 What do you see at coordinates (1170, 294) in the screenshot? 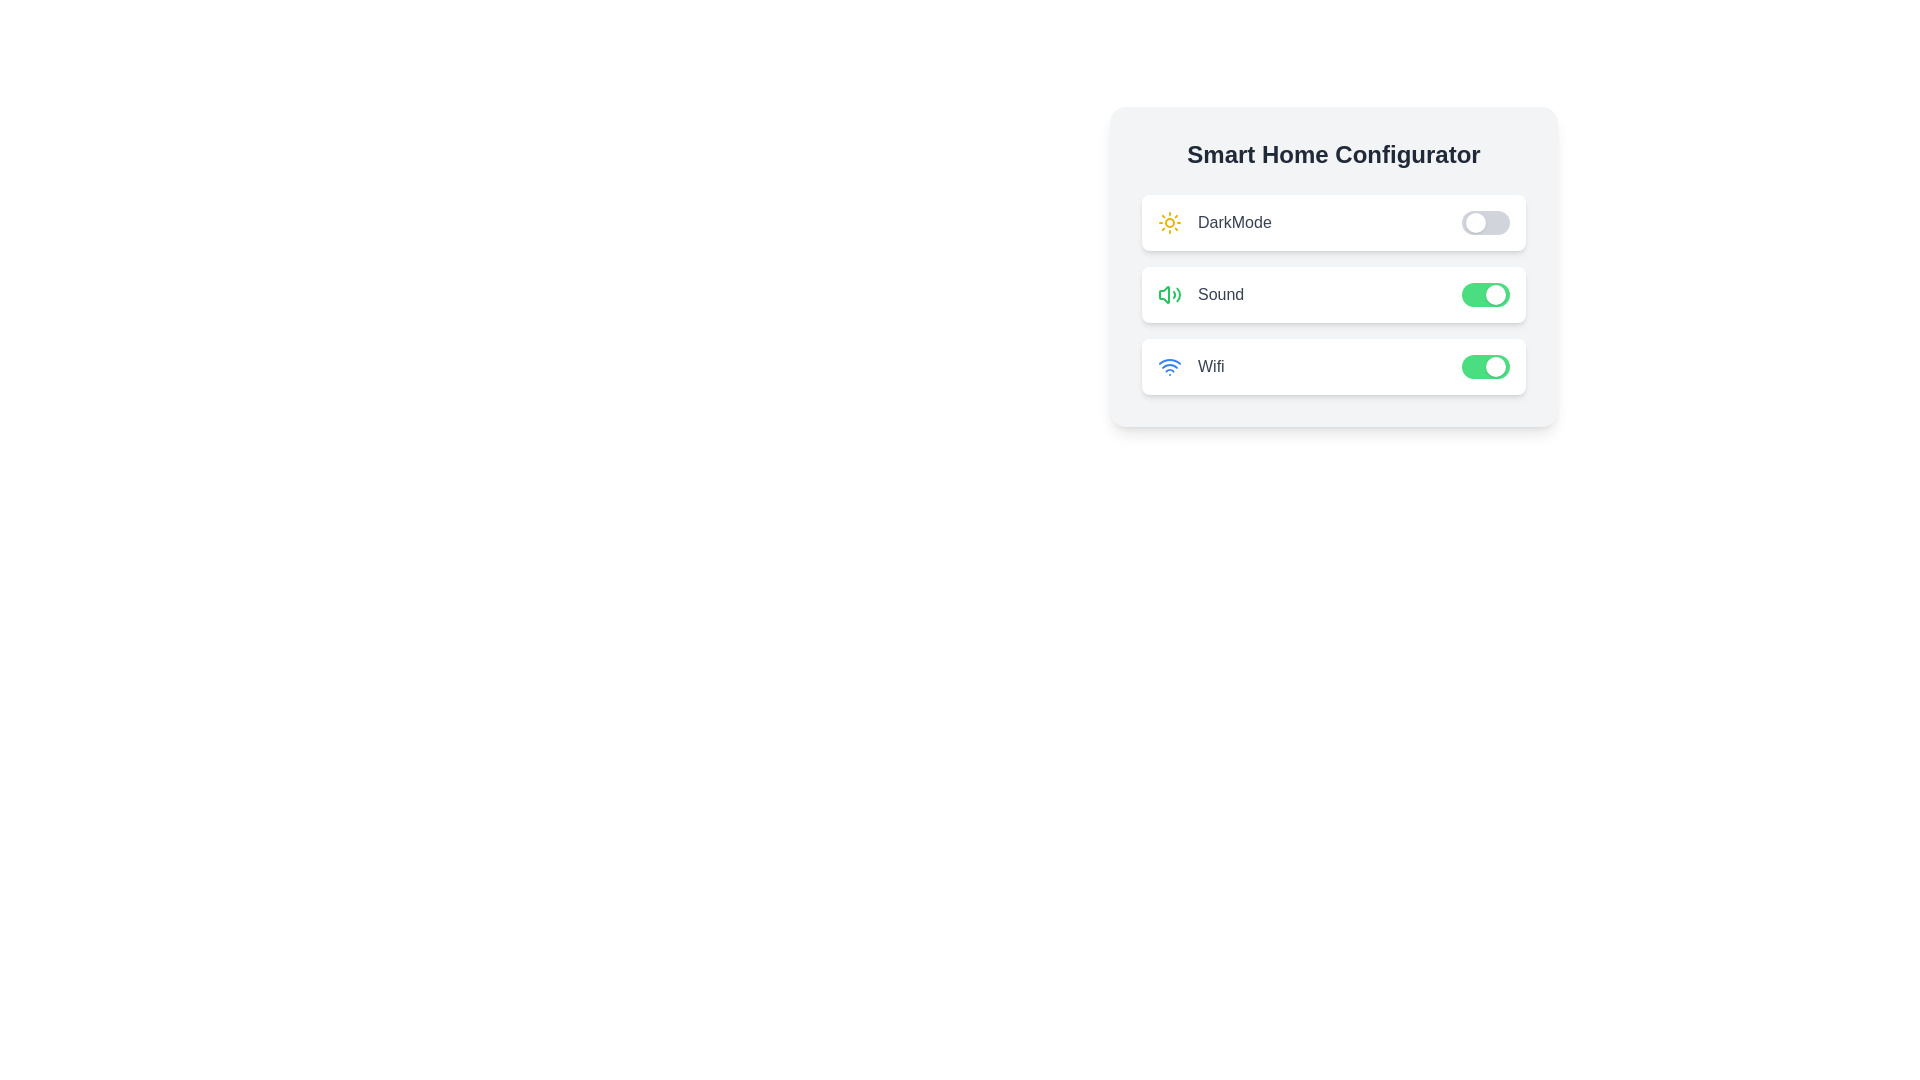
I see `green-colored sound volume icon that resembles a speaker emitting sound waves, located next to the 'Sound' label in the 'Smart Home Configurator' section` at bounding box center [1170, 294].